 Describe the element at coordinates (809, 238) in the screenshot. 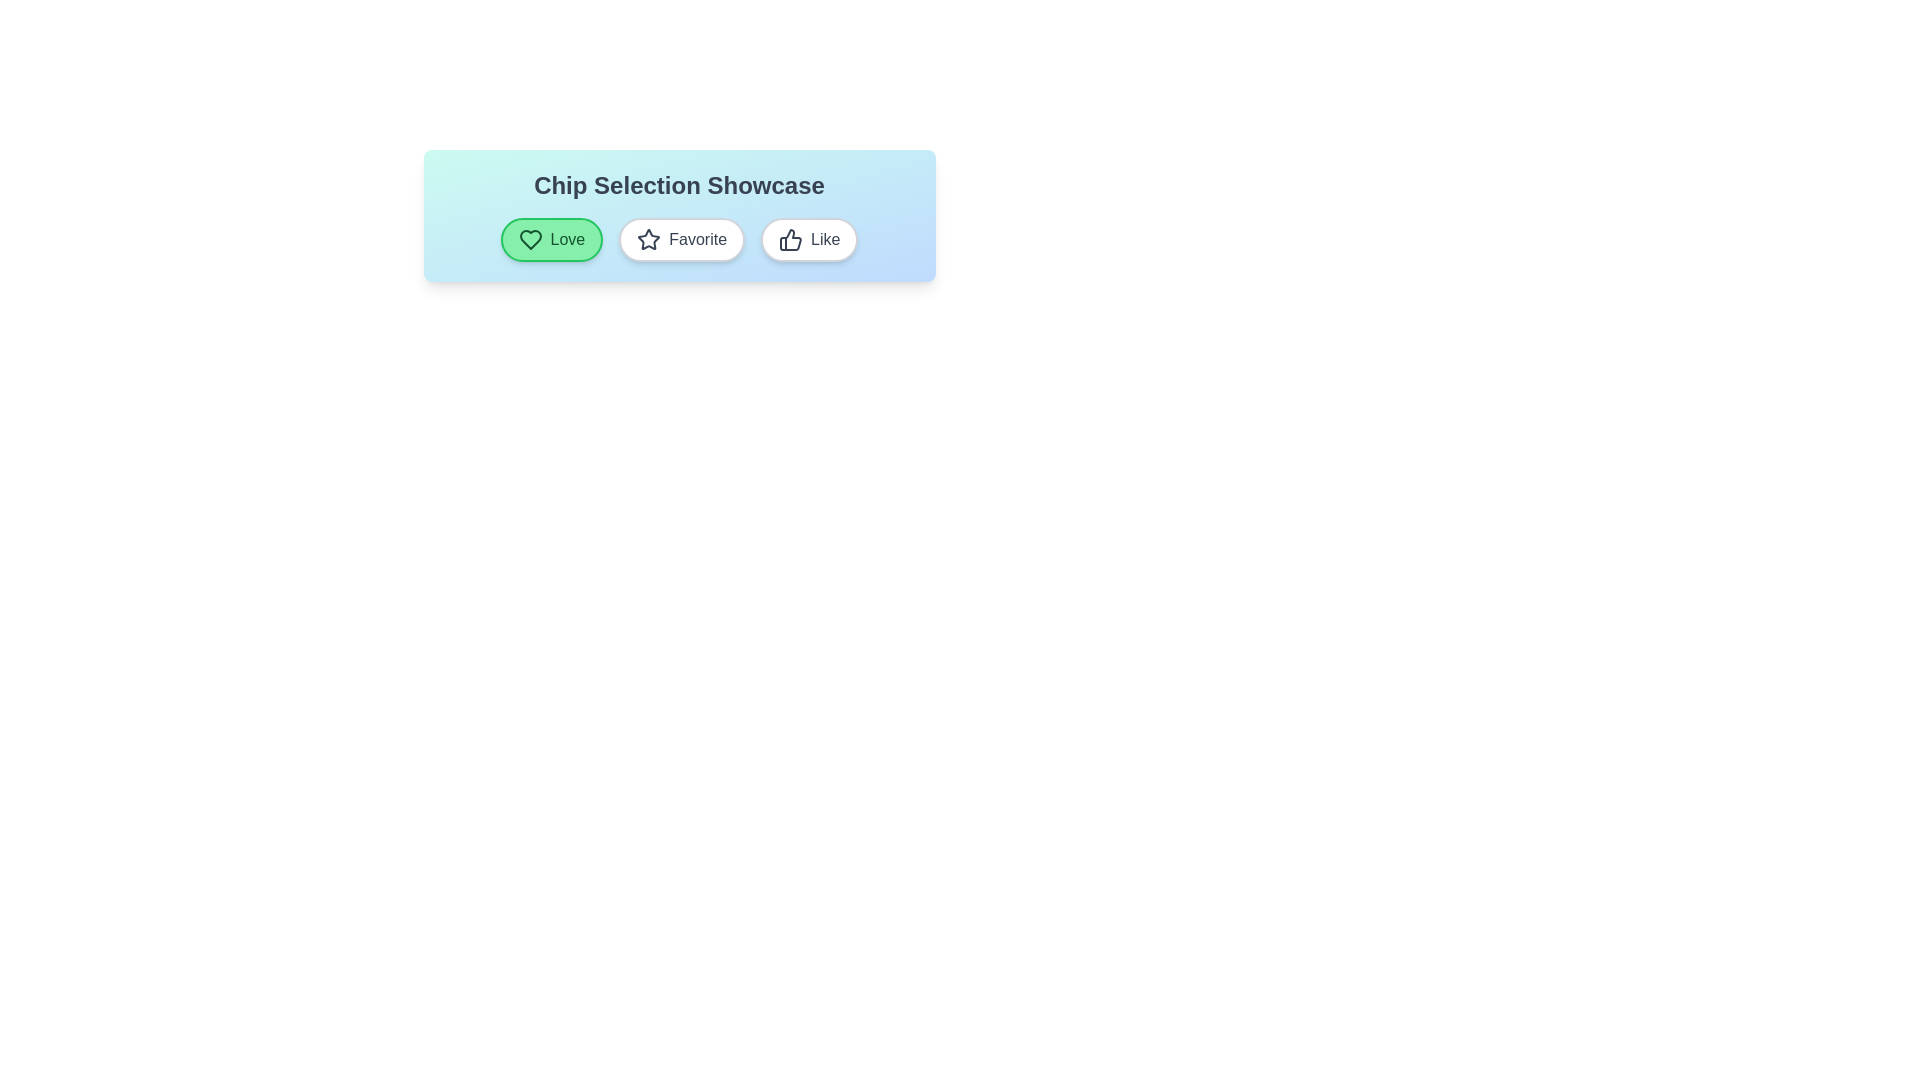

I see `the chip labeled Like to observe its visual feedback` at that location.